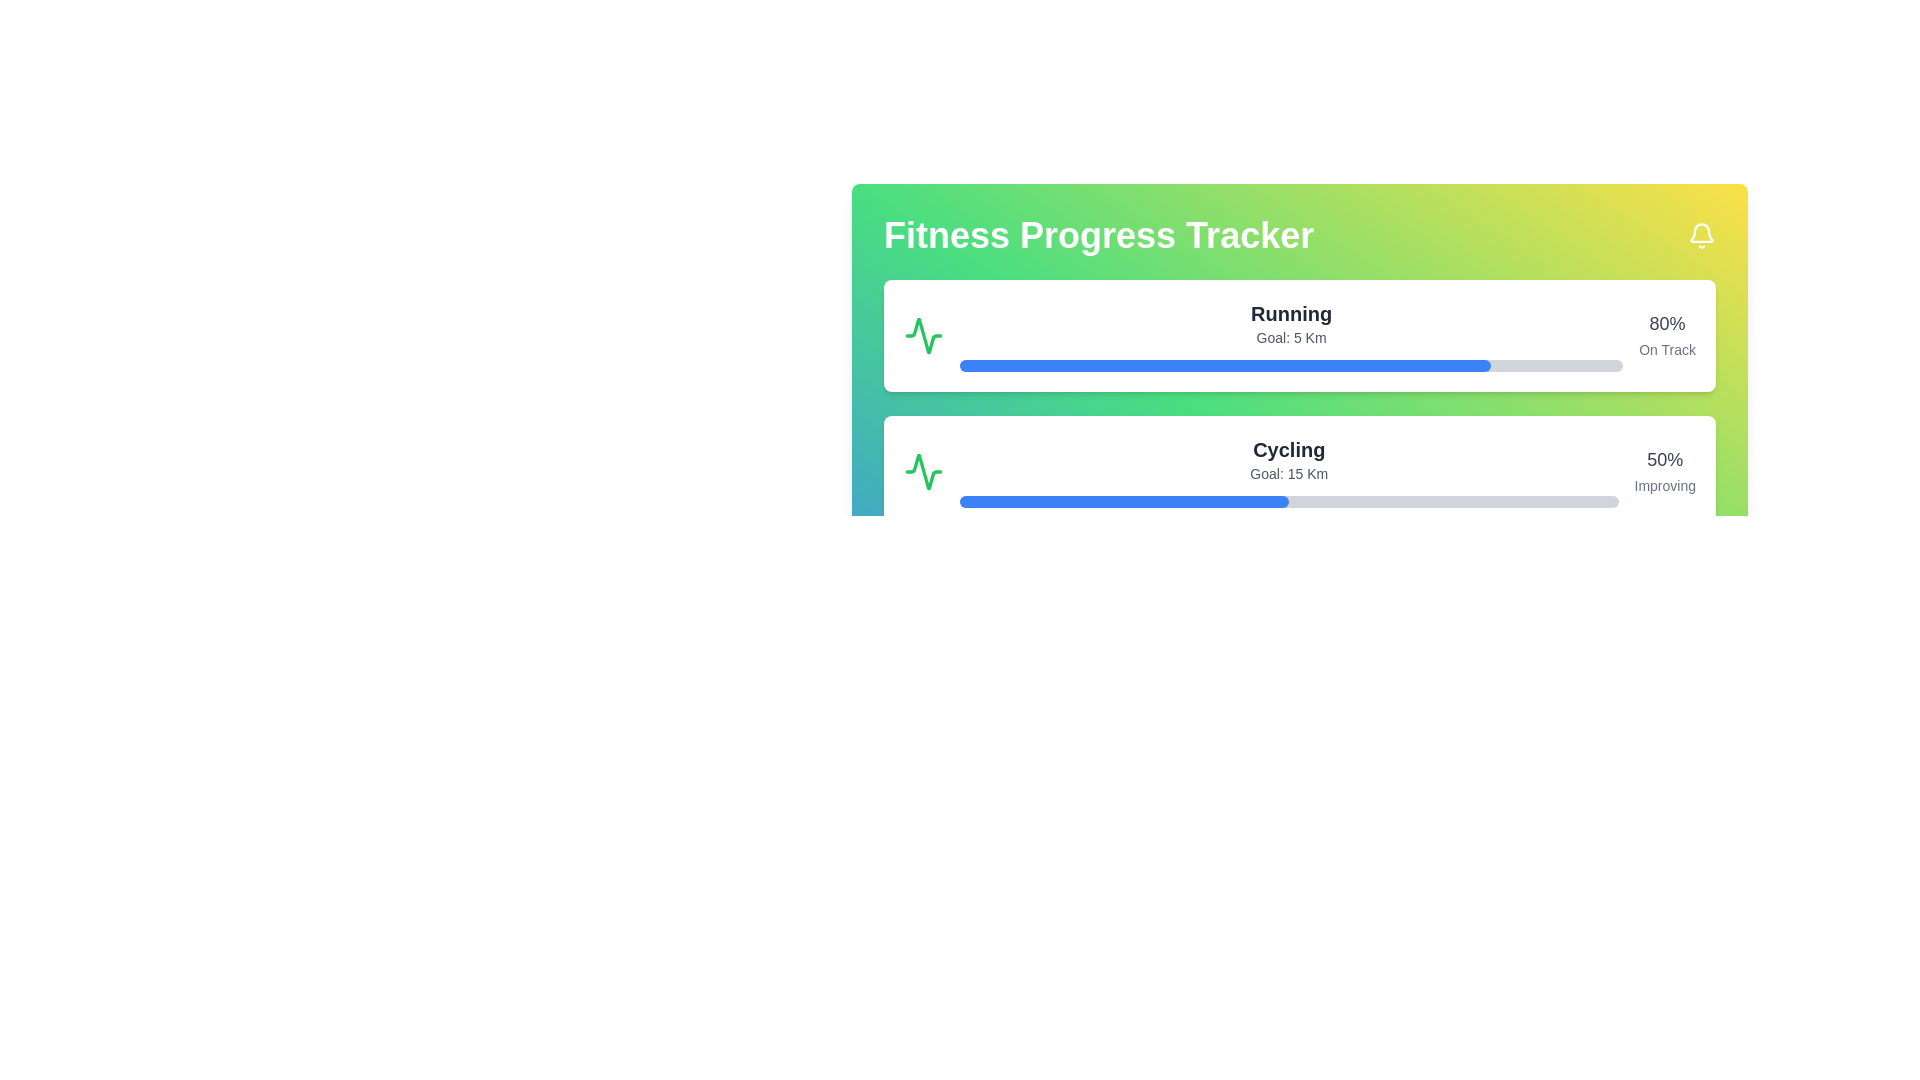 Image resolution: width=1920 pixels, height=1080 pixels. I want to click on the Progress indicator that visually represents 80% completion for the activity labeled 'Running', so click(1224, 366).